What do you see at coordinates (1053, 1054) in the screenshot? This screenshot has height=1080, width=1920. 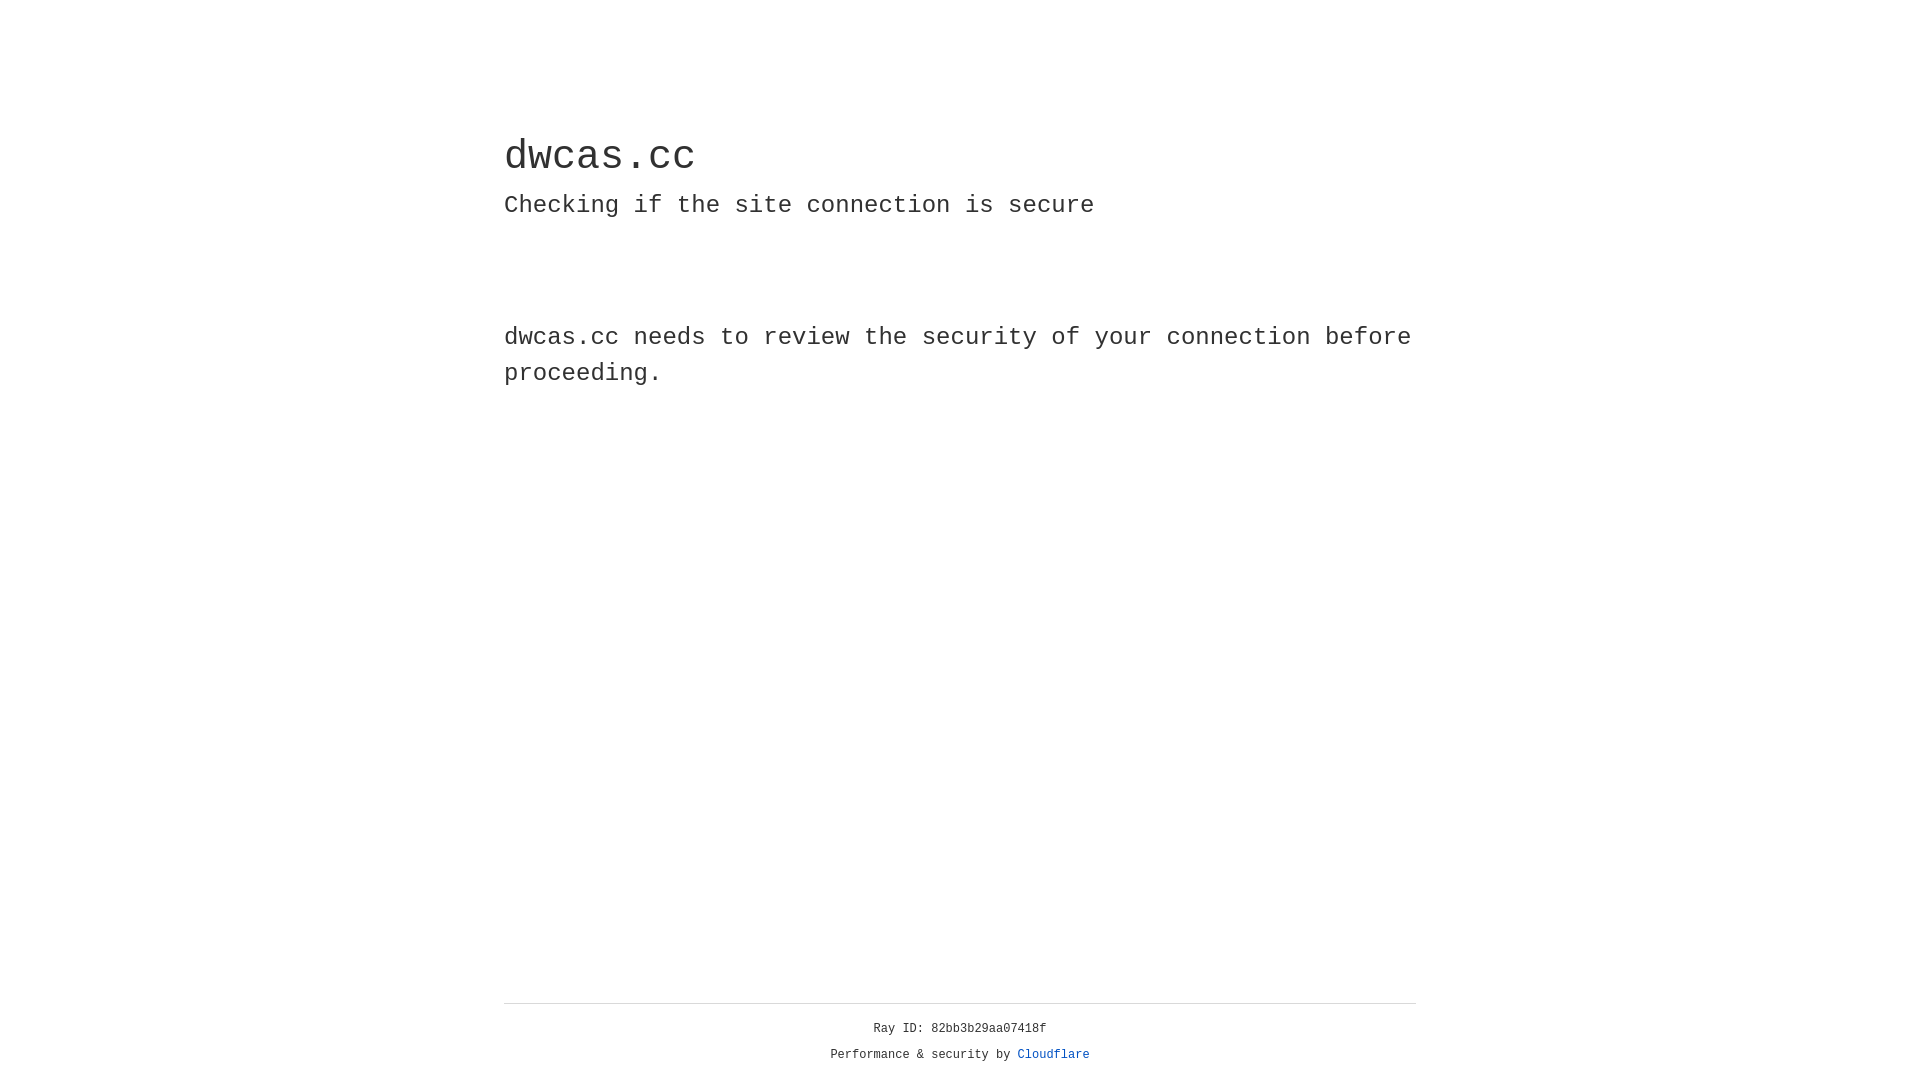 I see `'Cloudflare'` at bounding box center [1053, 1054].